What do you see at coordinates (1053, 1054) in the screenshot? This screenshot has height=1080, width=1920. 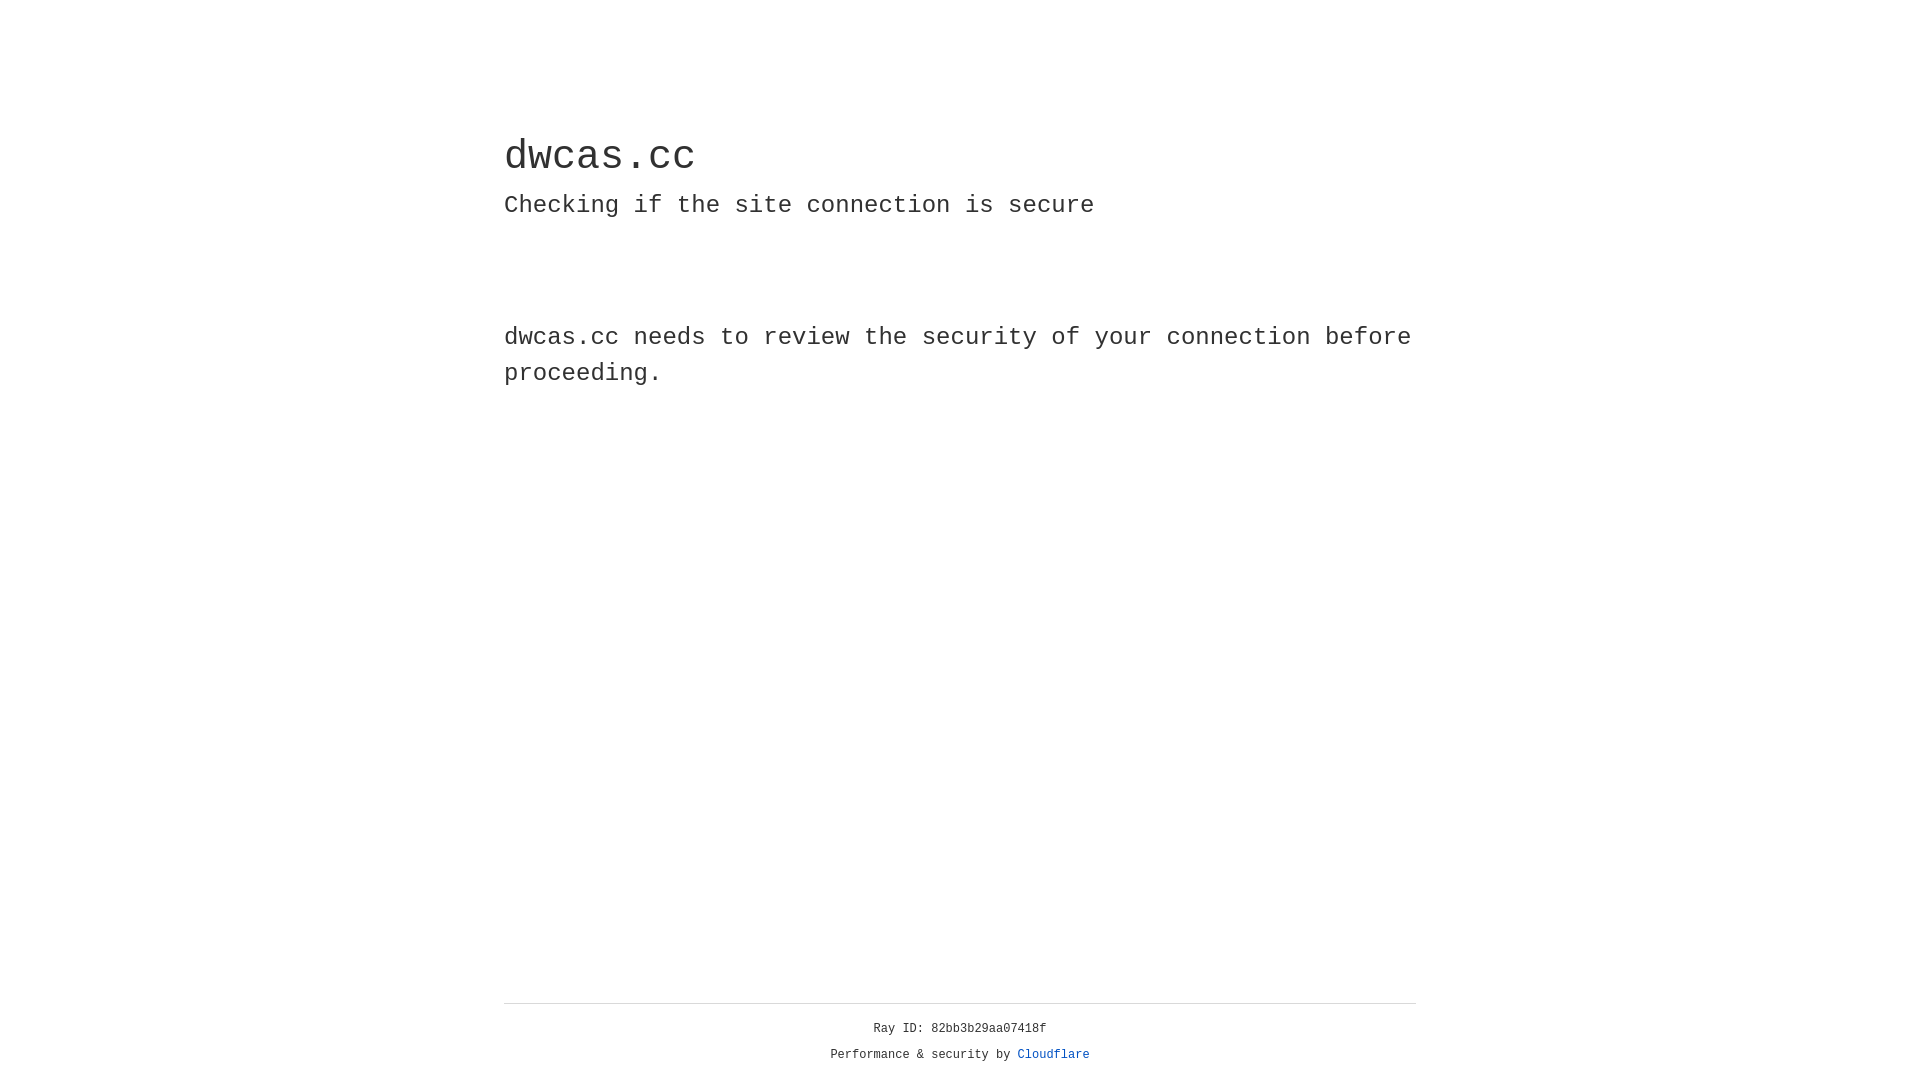 I see `'Cloudflare'` at bounding box center [1053, 1054].